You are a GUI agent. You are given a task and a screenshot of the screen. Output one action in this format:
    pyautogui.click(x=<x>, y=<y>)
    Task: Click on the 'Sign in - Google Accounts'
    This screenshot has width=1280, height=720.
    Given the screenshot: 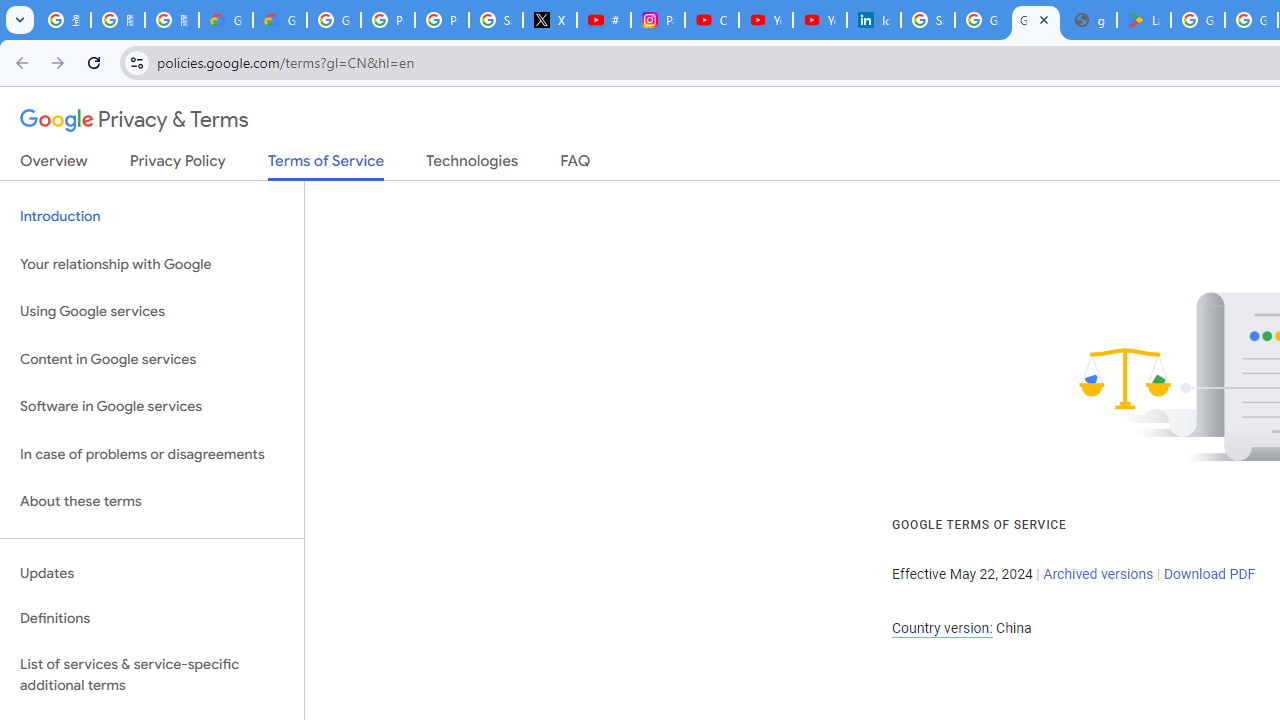 What is the action you would take?
    pyautogui.click(x=927, y=20)
    